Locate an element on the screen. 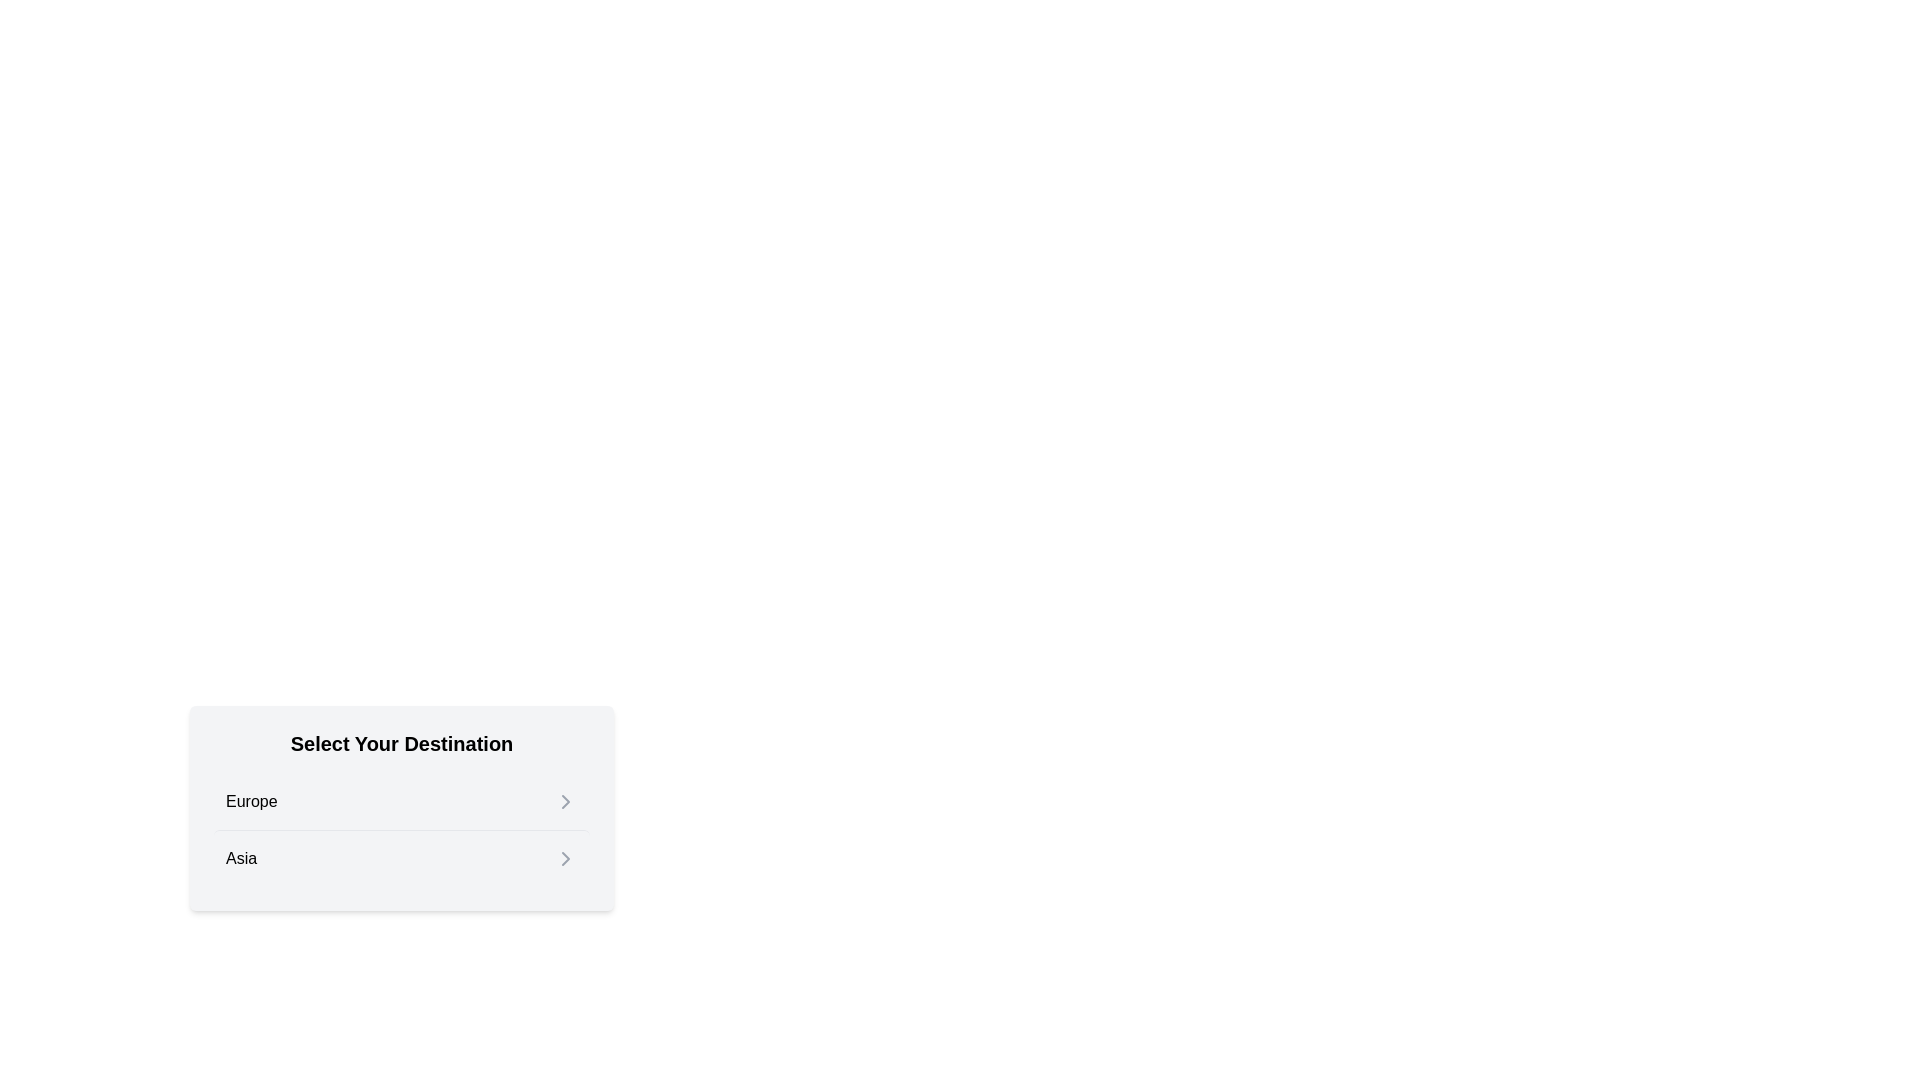 This screenshot has height=1080, width=1920. the right-pointing triangular arrow icon located next to the text 'Europe' is located at coordinates (565, 801).